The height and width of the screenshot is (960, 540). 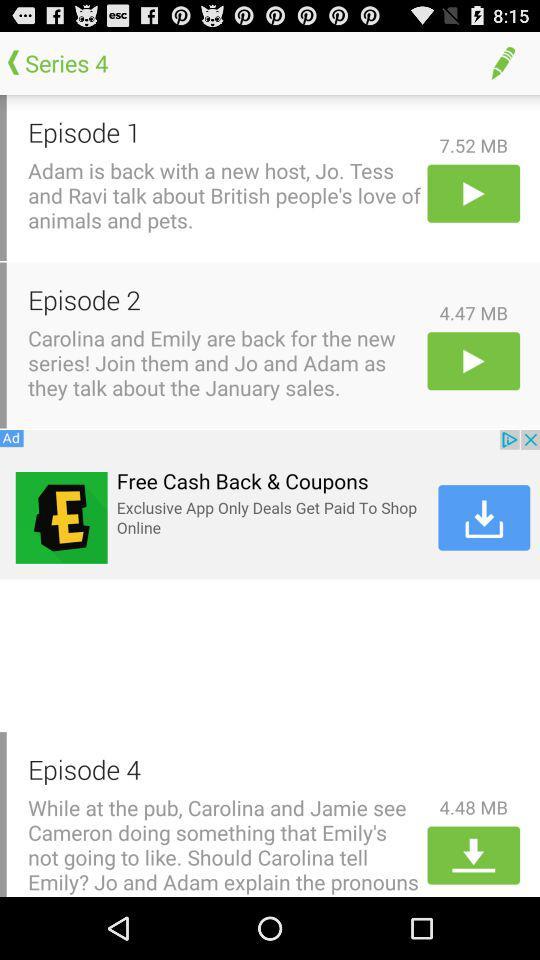 What do you see at coordinates (472, 193) in the screenshot?
I see `play 1` at bounding box center [472, 193].